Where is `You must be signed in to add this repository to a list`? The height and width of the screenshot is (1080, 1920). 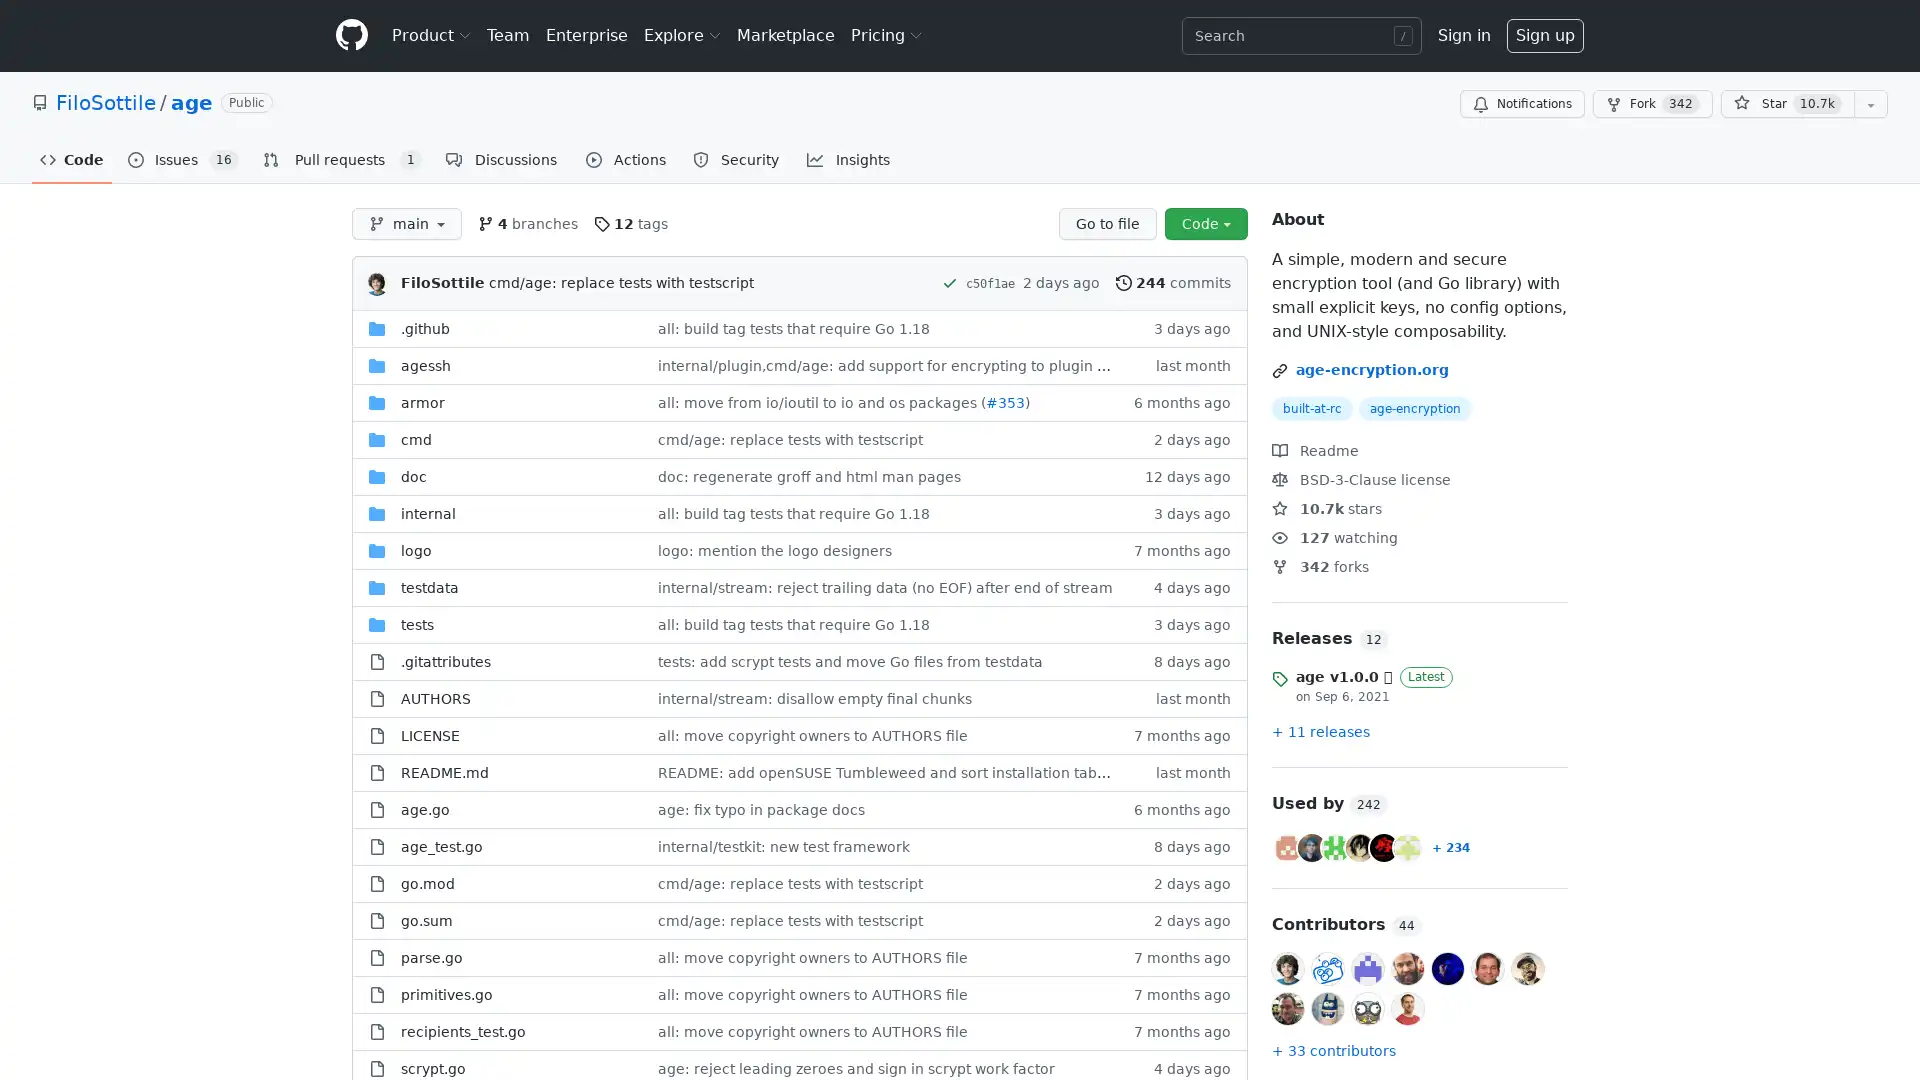 You must be signed in to add this repository to a list is located at coordinates (1870, 104).